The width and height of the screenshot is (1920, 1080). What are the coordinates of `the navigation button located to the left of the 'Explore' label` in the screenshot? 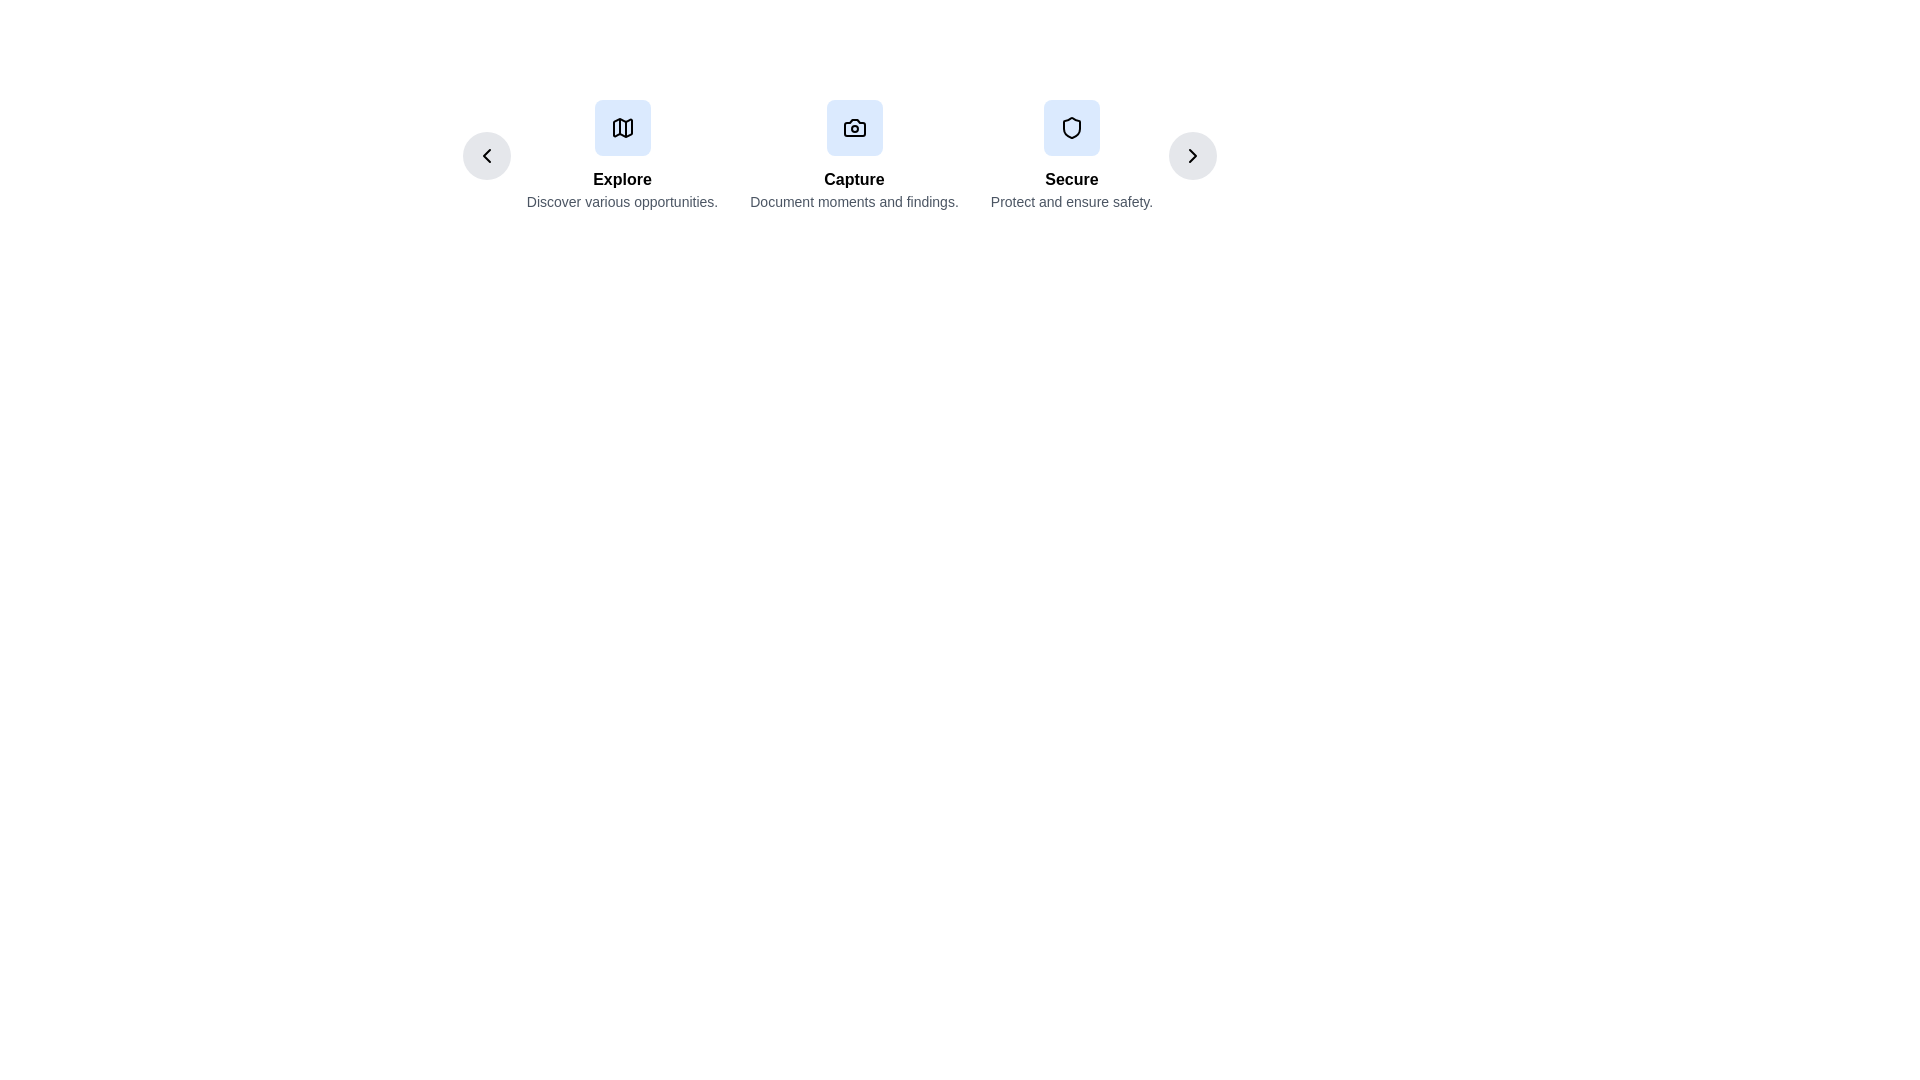 It's located at (486, 154).